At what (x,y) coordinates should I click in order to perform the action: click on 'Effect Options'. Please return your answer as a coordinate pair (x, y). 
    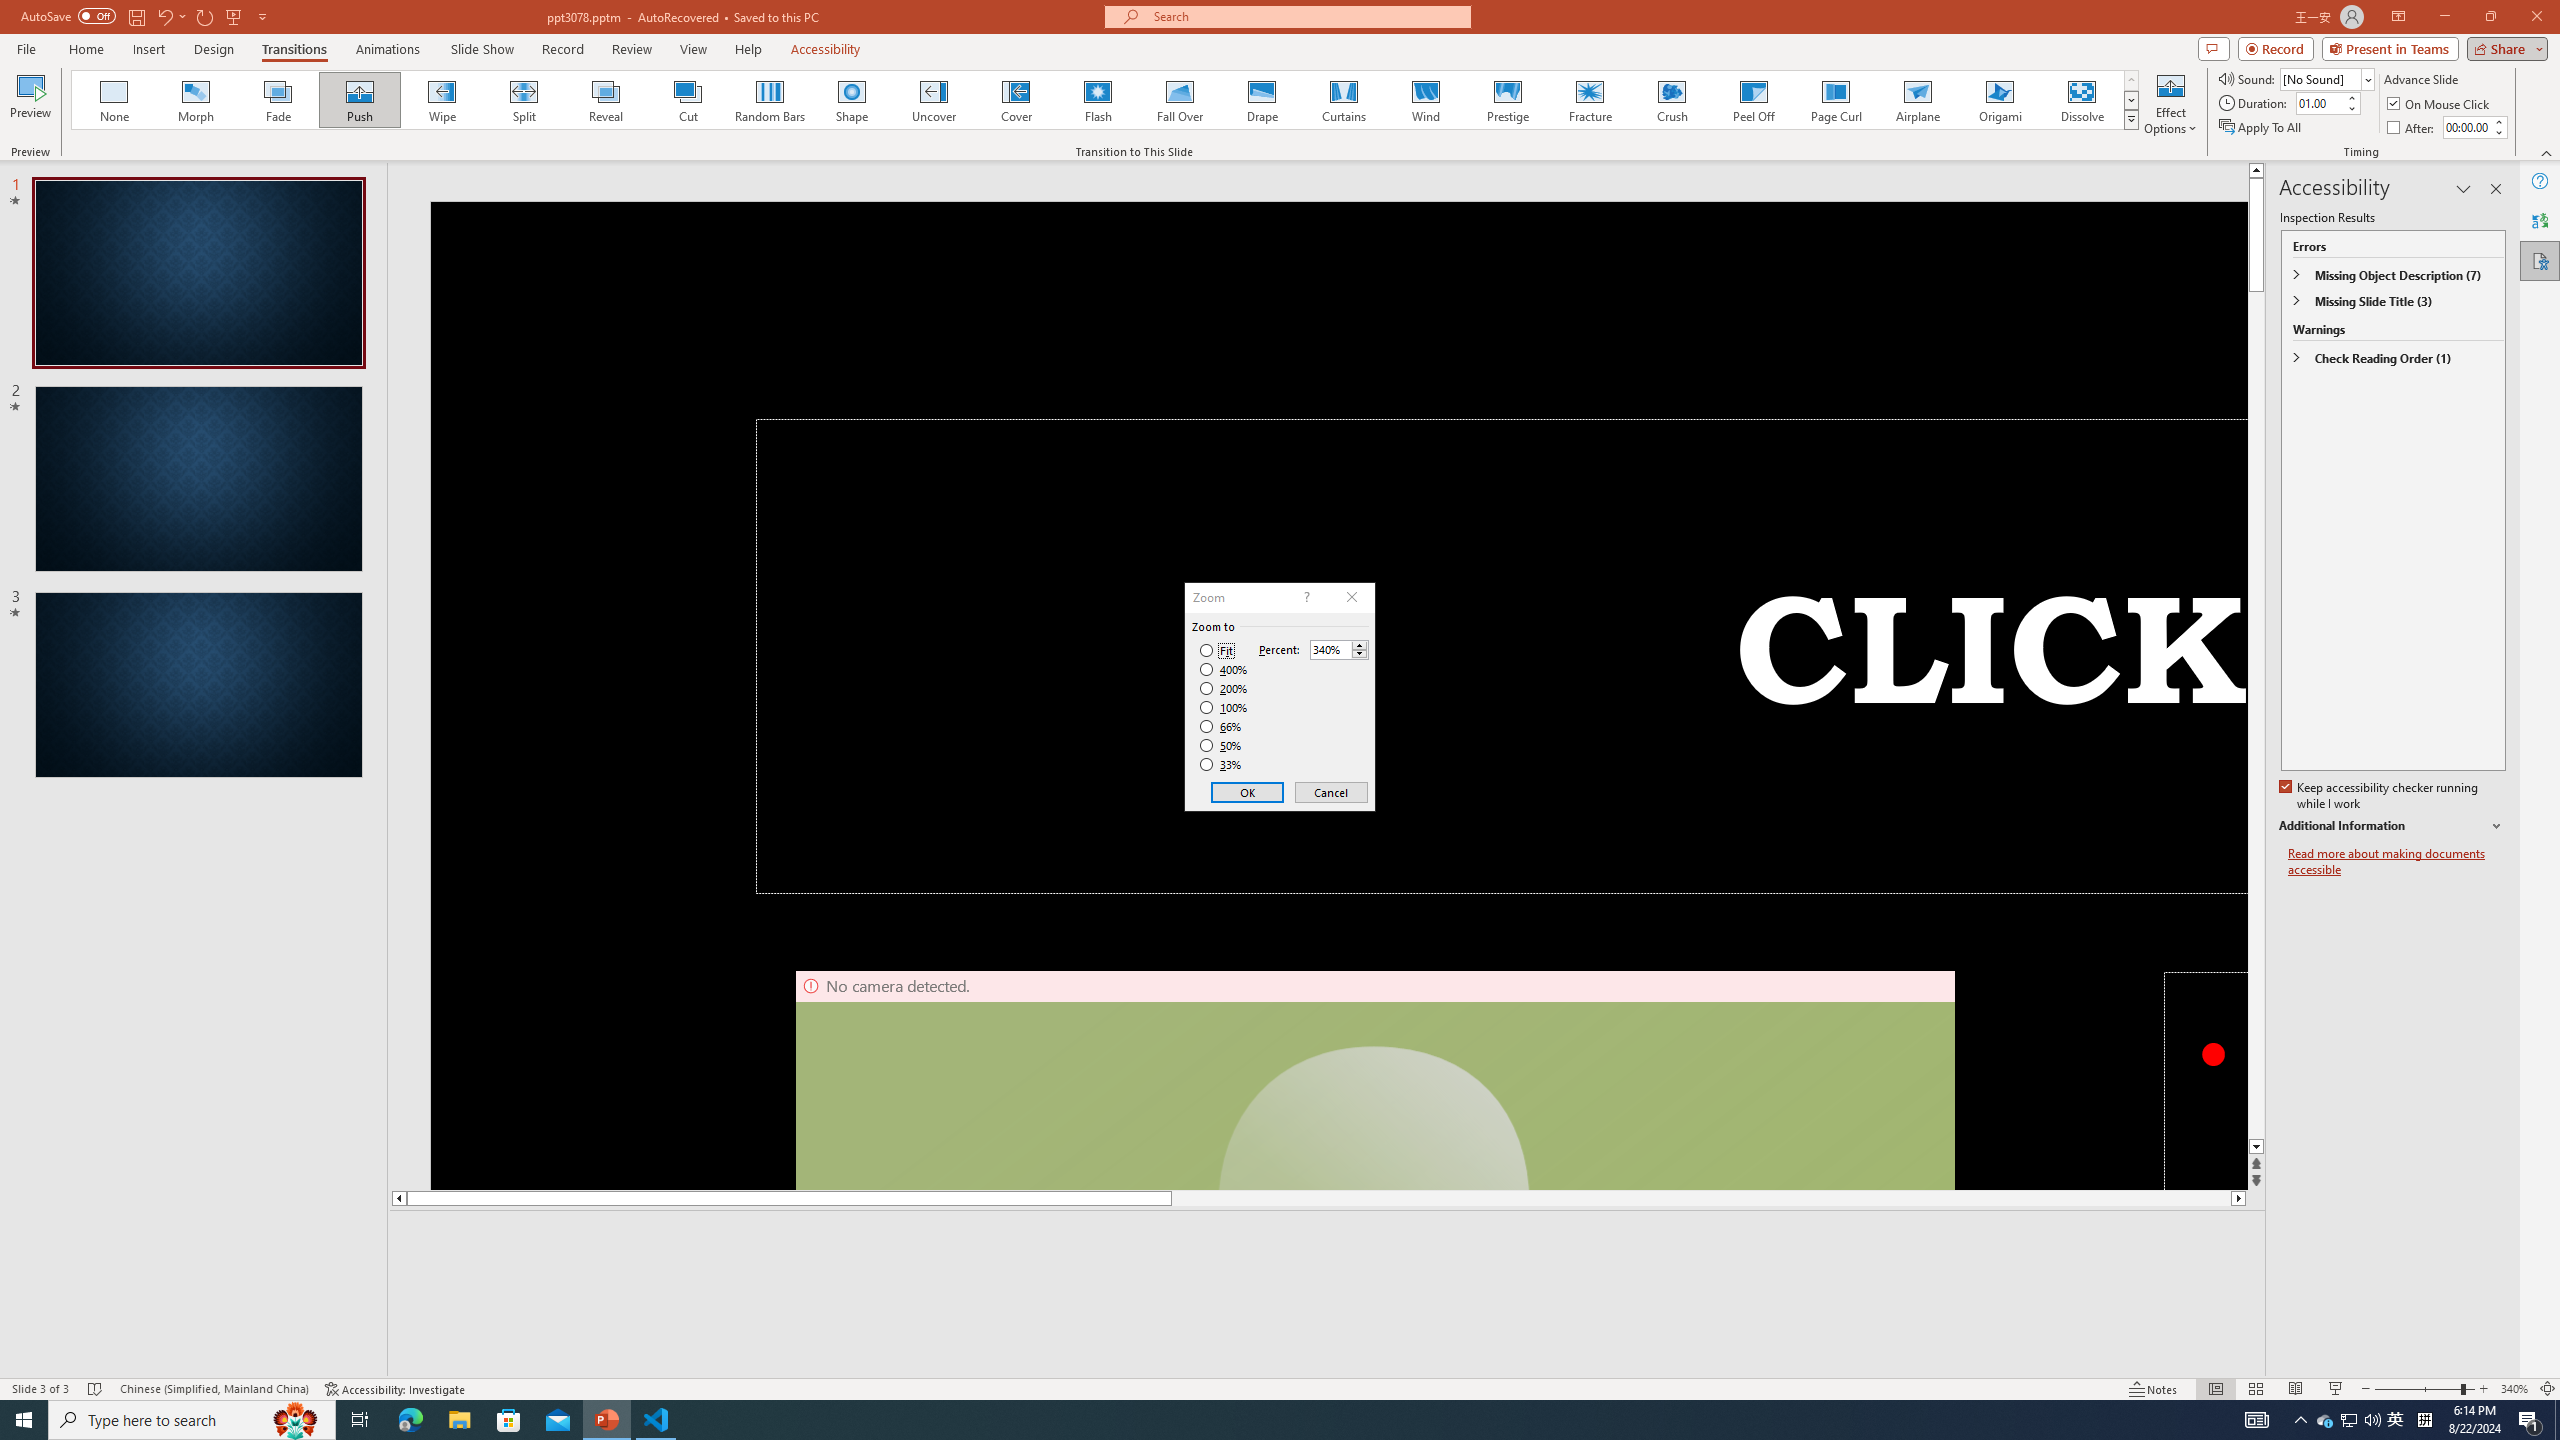
    Looking at the image, I should click on (2169, 103).